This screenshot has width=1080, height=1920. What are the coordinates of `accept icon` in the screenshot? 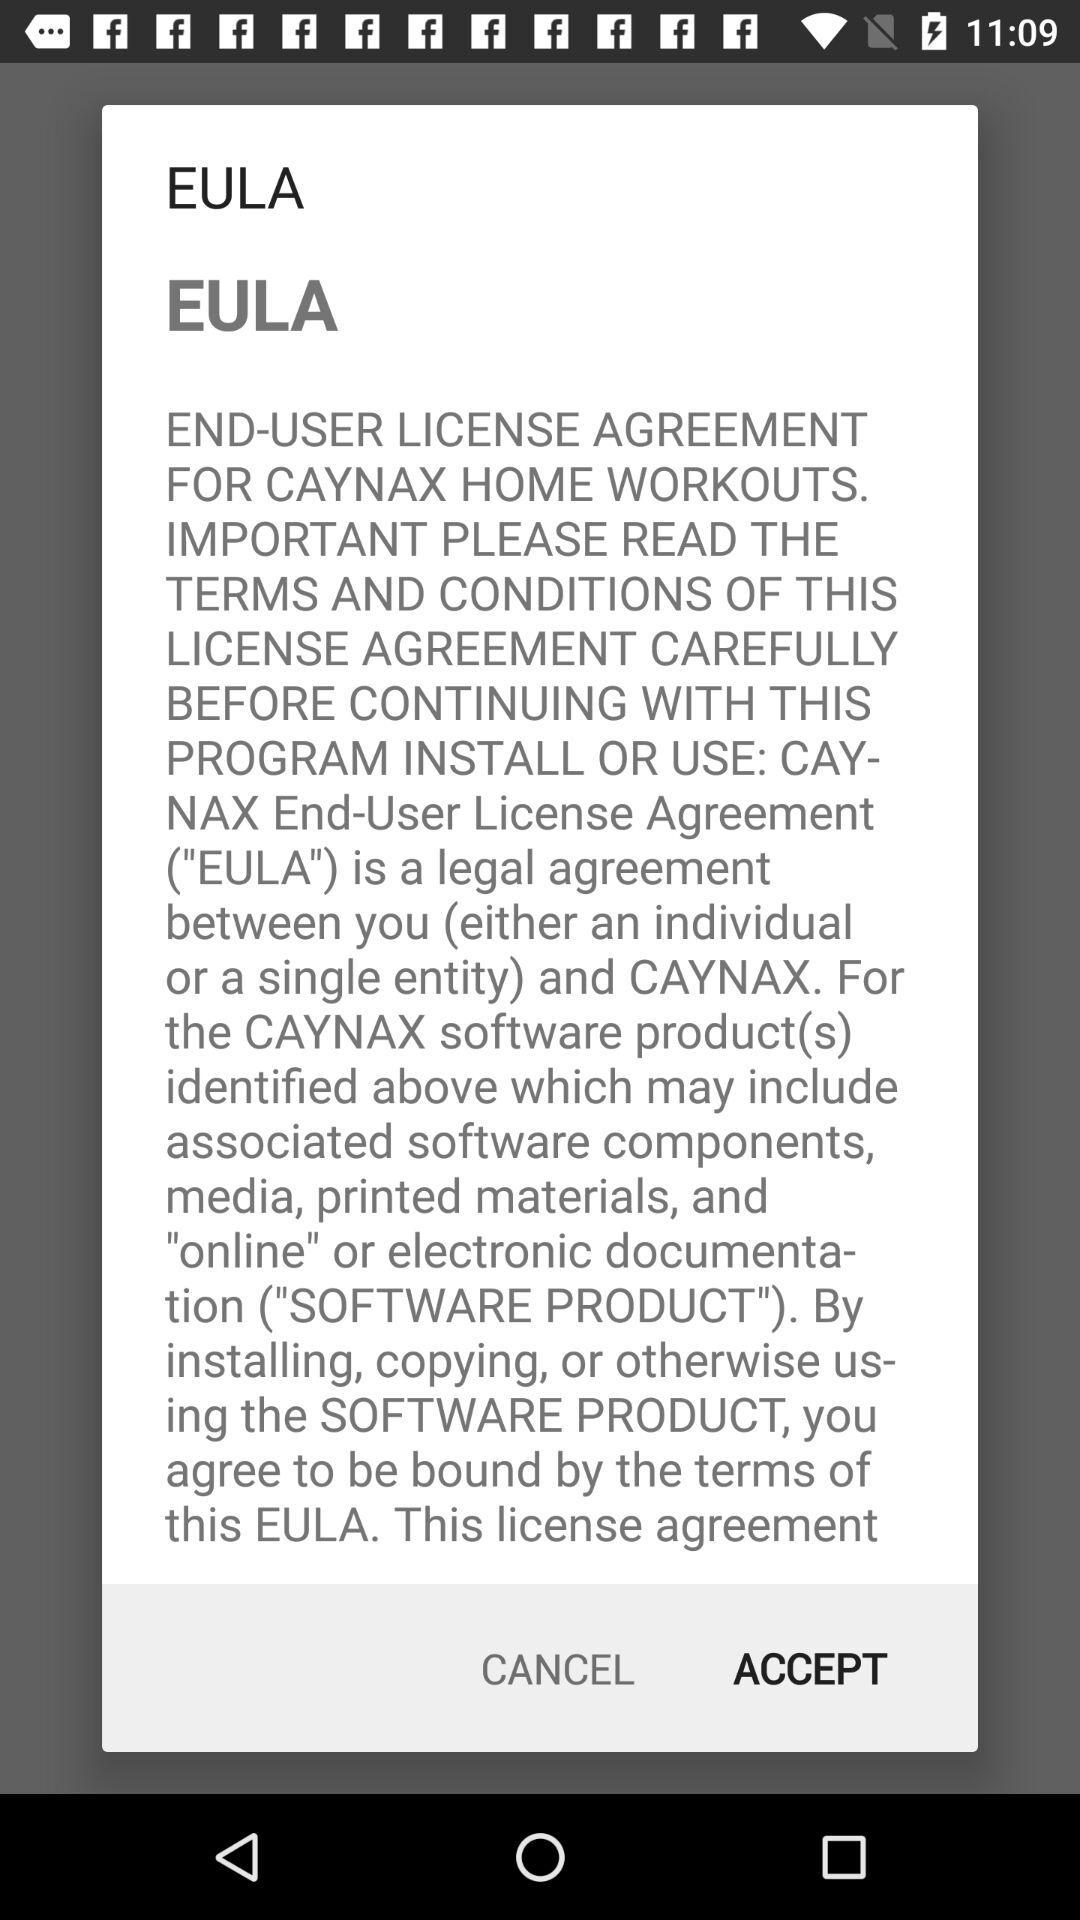 It's located at (810, 1668).